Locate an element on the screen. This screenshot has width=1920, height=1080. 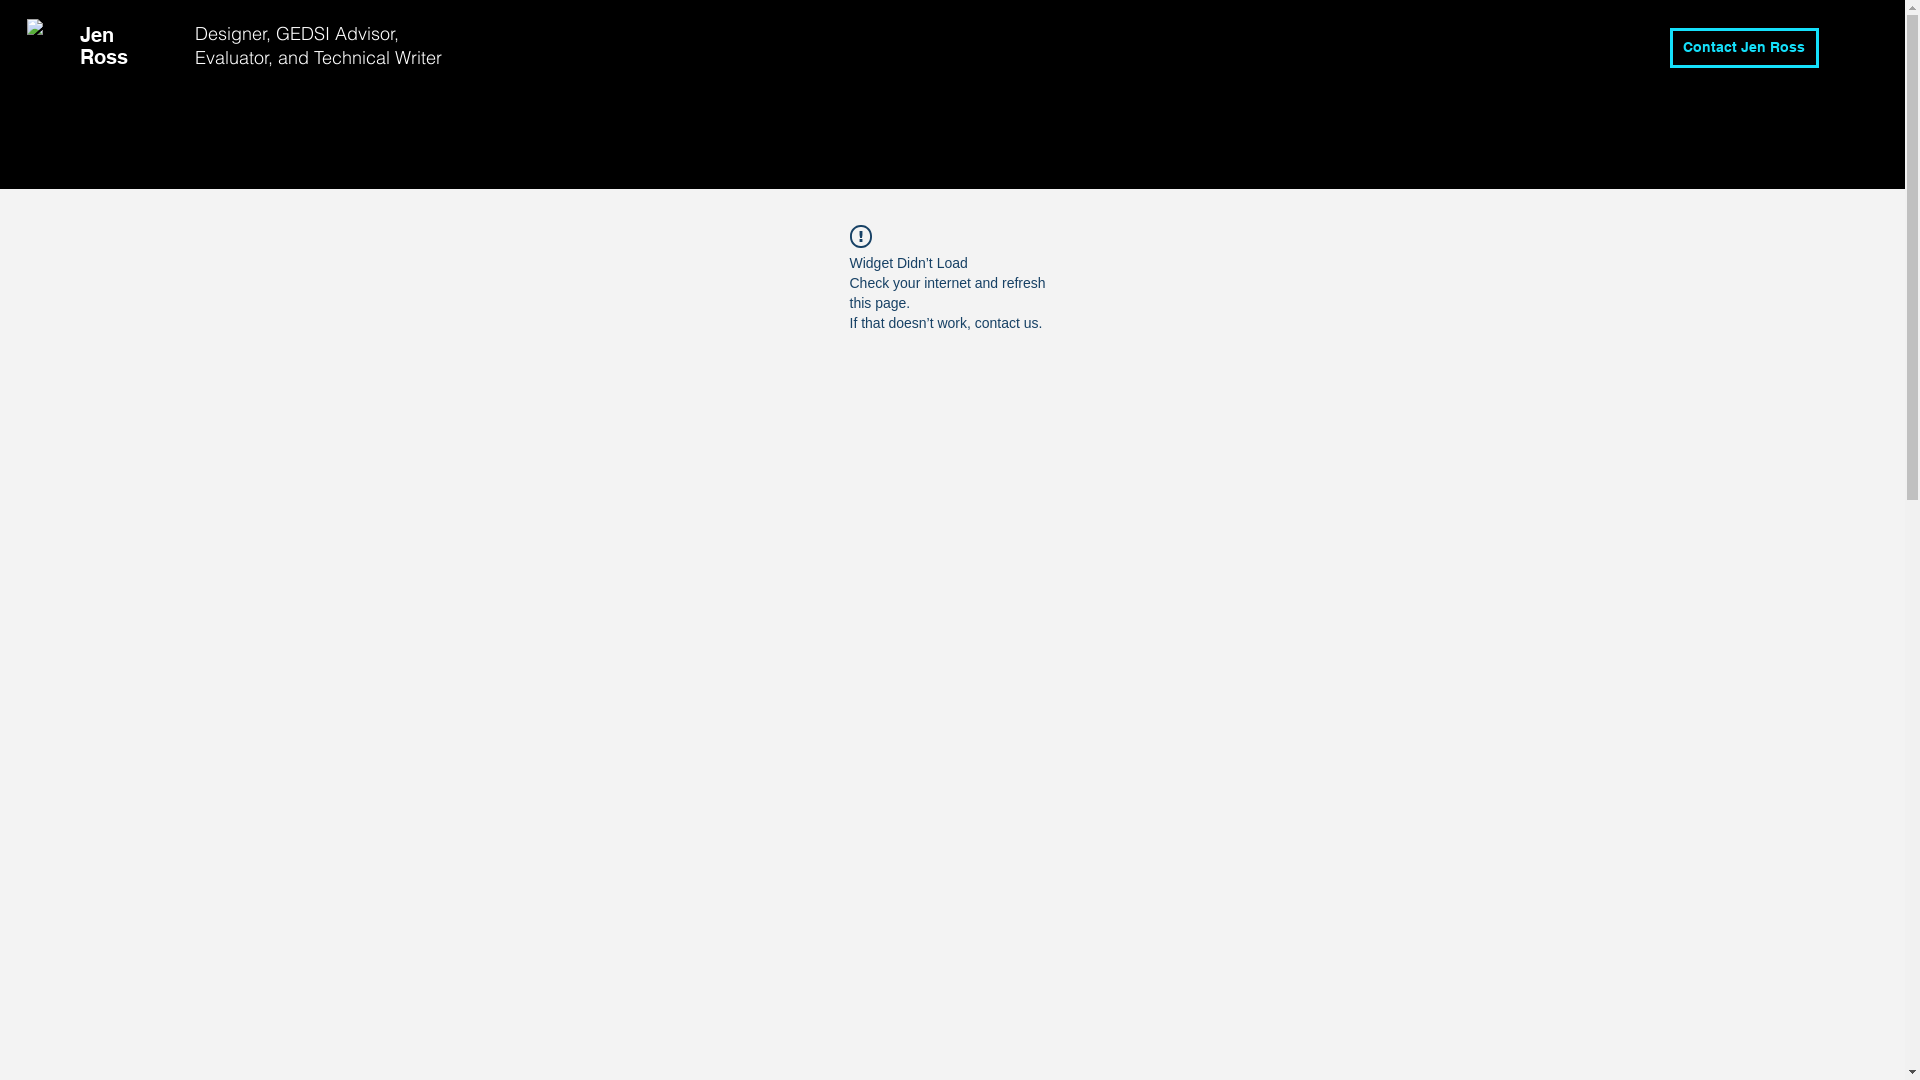
'Contact Jen Ross' is located at coordinates (1743, 46).